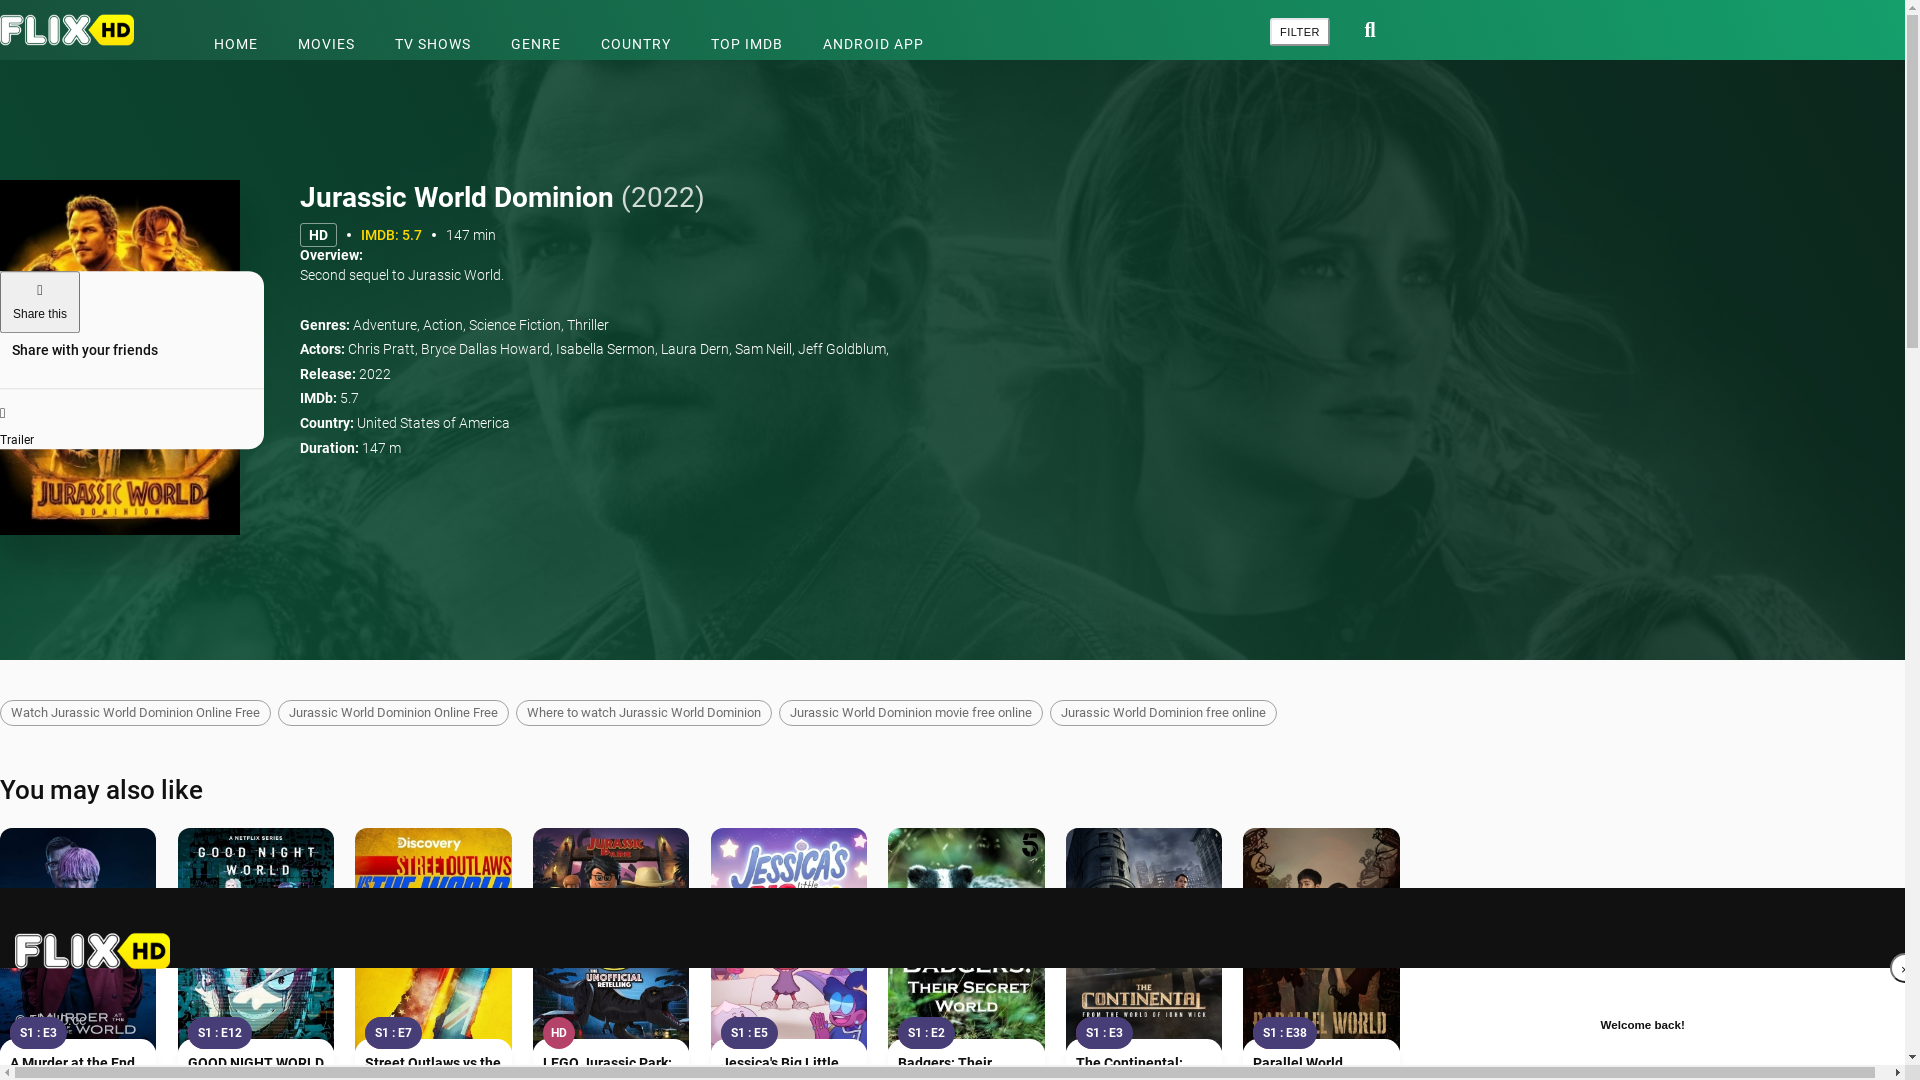  I want to click on 'United States of America', so click(432, 422).